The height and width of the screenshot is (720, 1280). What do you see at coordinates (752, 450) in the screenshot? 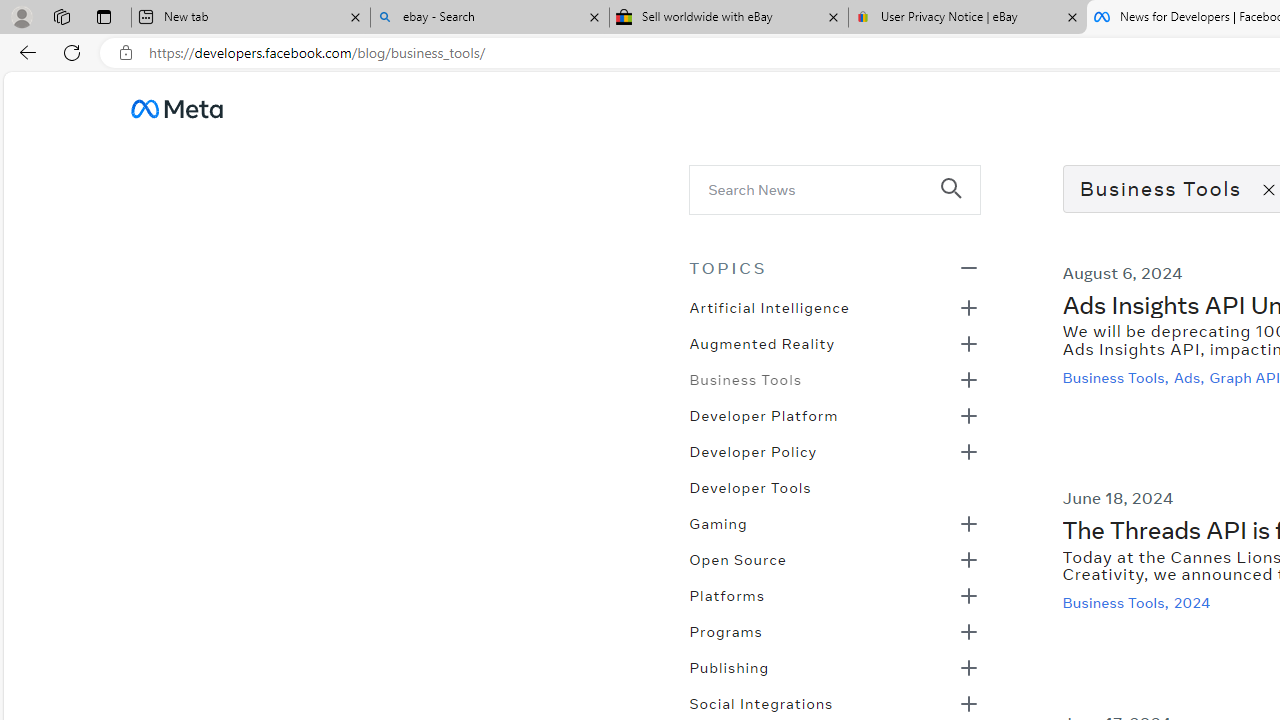
I see `'Developer Policy'` at bounding box center [752, 450].